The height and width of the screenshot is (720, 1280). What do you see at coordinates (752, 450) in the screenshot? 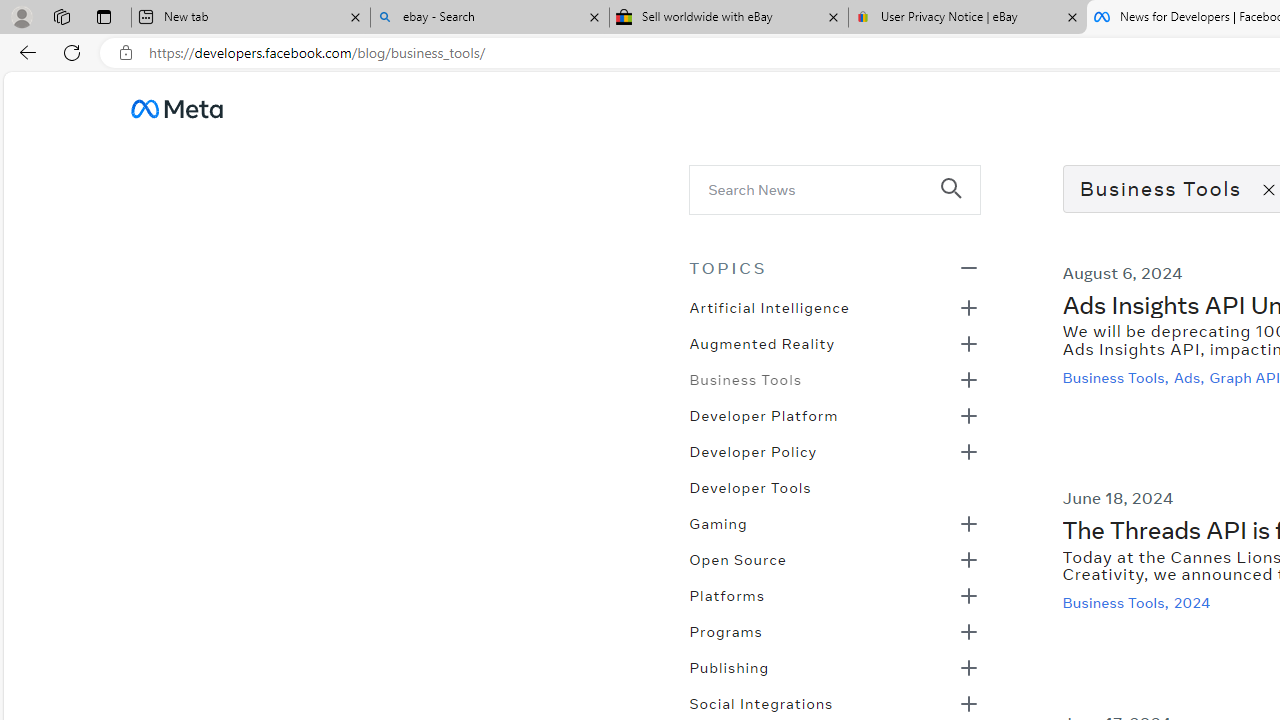
I see `'Developer Policy'` at bounding box center [752, 450].